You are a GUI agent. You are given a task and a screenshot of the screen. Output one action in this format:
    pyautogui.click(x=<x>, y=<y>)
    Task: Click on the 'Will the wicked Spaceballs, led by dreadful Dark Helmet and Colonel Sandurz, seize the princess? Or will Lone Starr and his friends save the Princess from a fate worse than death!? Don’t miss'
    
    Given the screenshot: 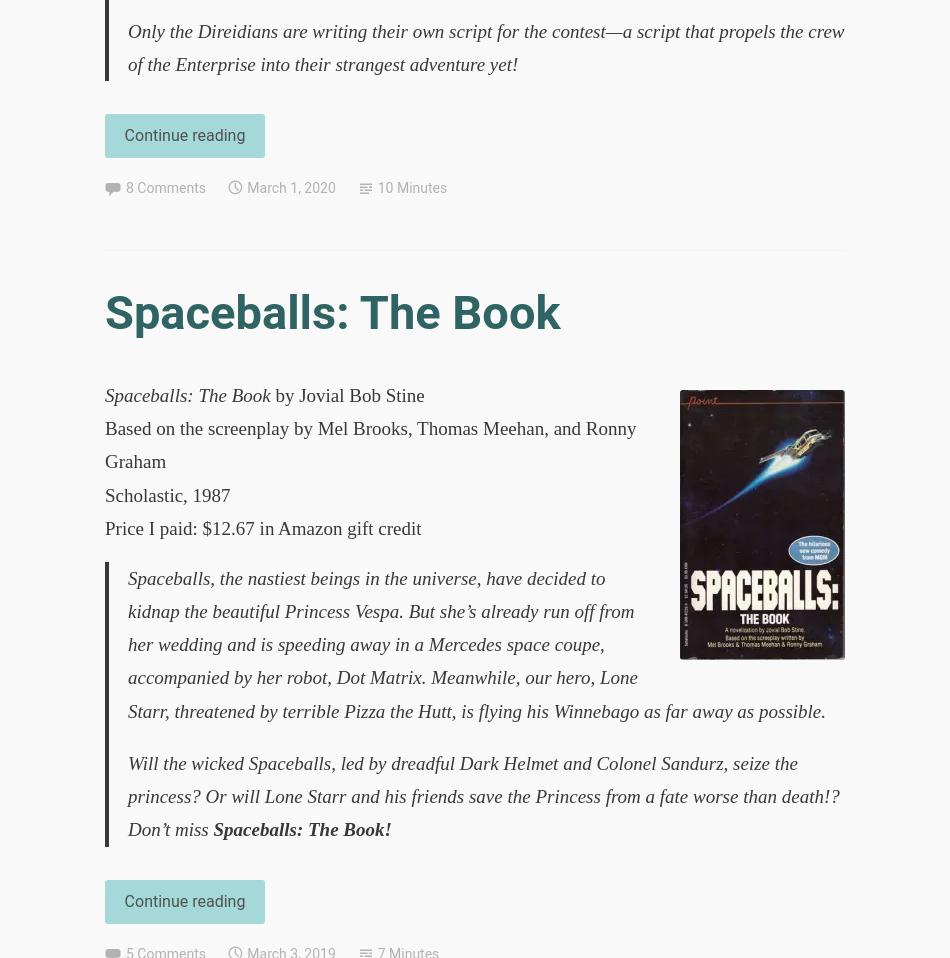 What is the action you would take?
    pyautogui.click(x=483, y=796)
    